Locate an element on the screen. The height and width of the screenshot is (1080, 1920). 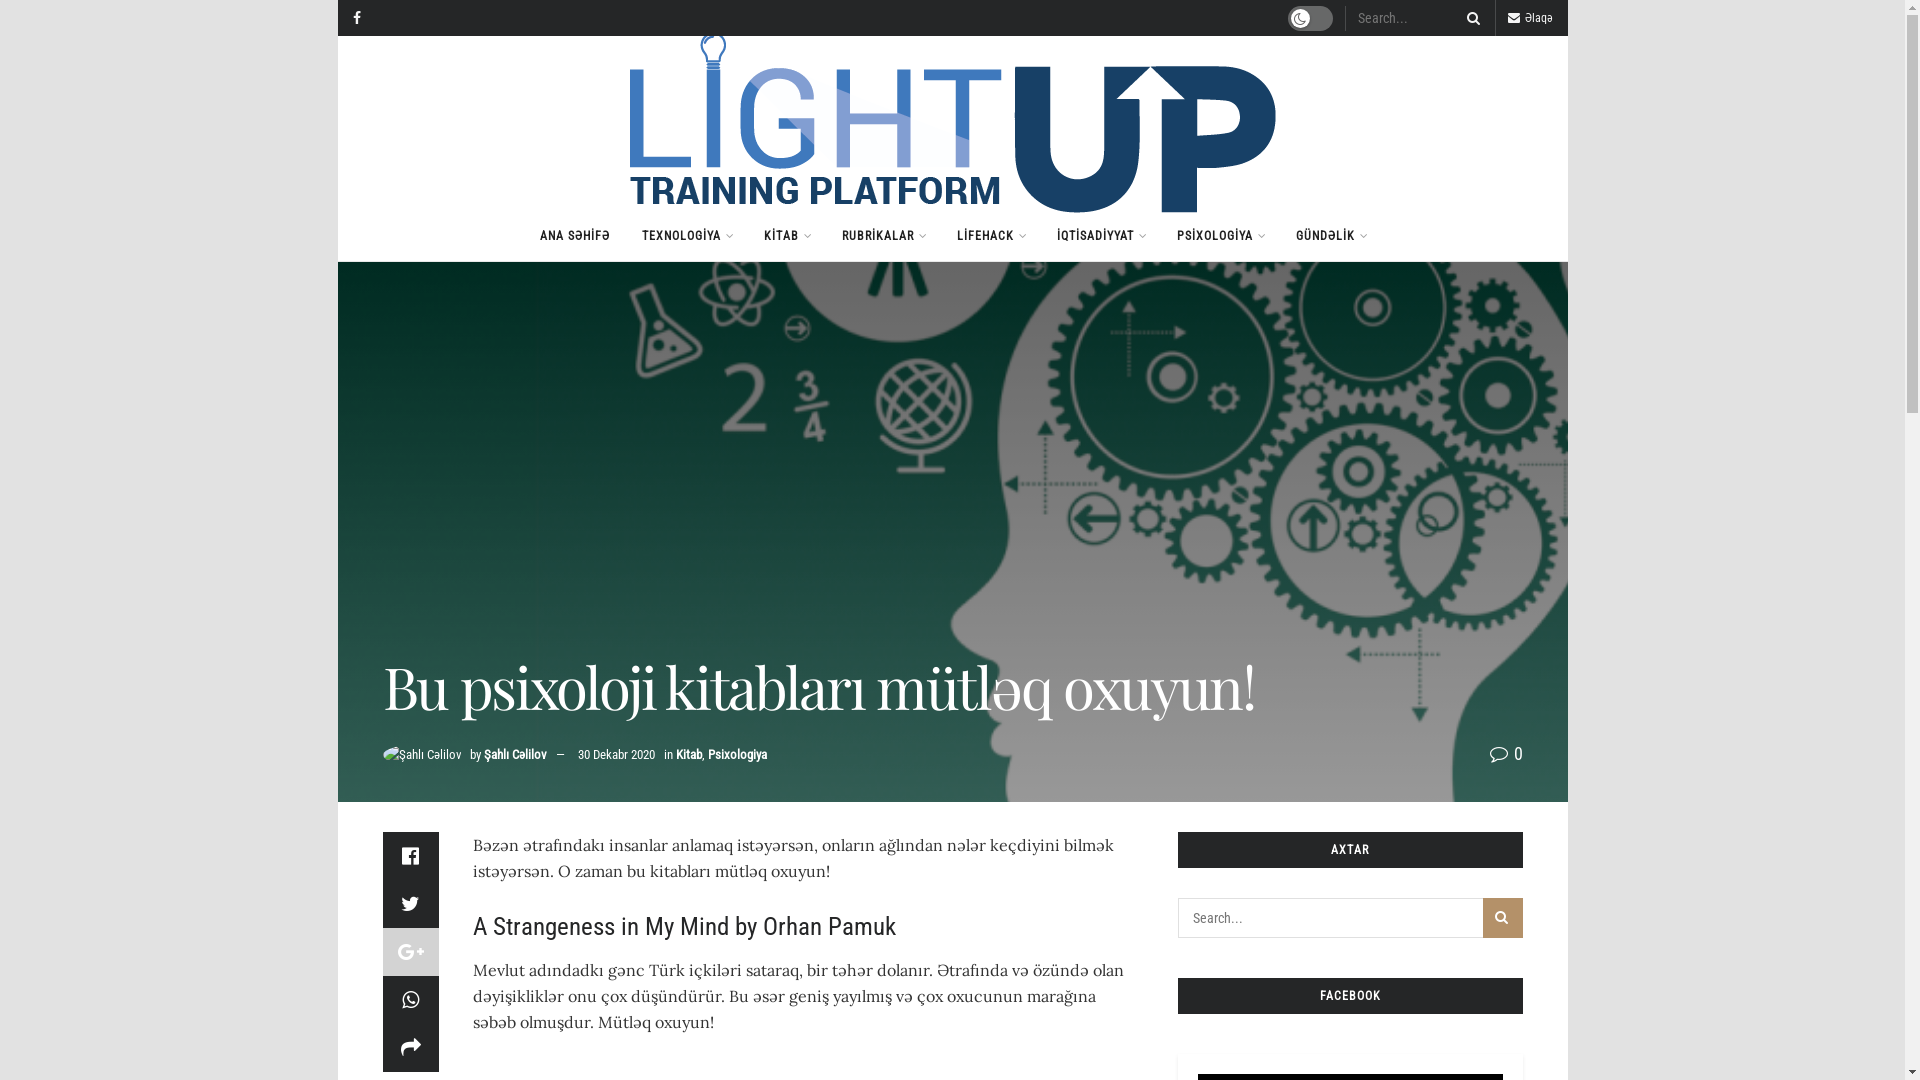
'LIFEHACK' is located at coordinates (939, 234).